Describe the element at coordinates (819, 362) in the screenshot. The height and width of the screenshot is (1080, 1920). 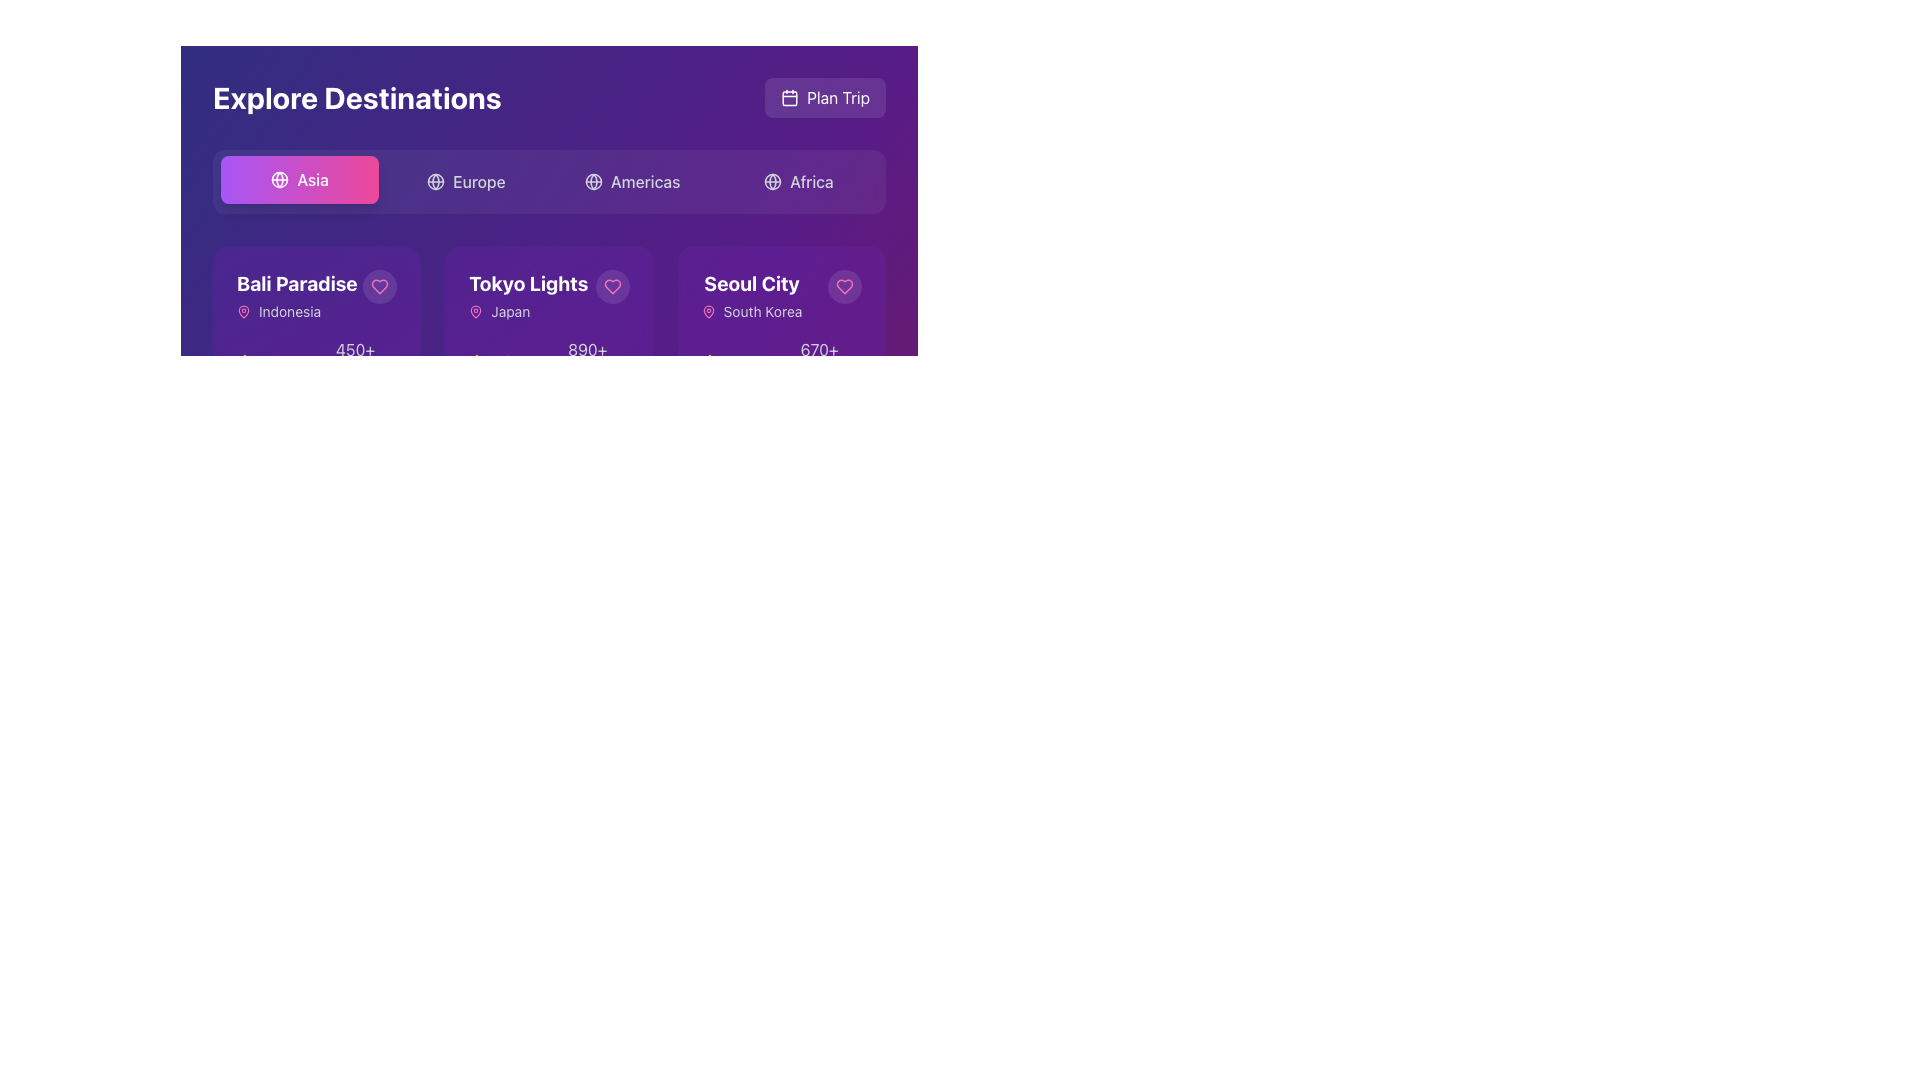
I see `text label displaying the traveler count of '670+ travelers' located in the lower right section of the 'Seoul City' card` at that location.